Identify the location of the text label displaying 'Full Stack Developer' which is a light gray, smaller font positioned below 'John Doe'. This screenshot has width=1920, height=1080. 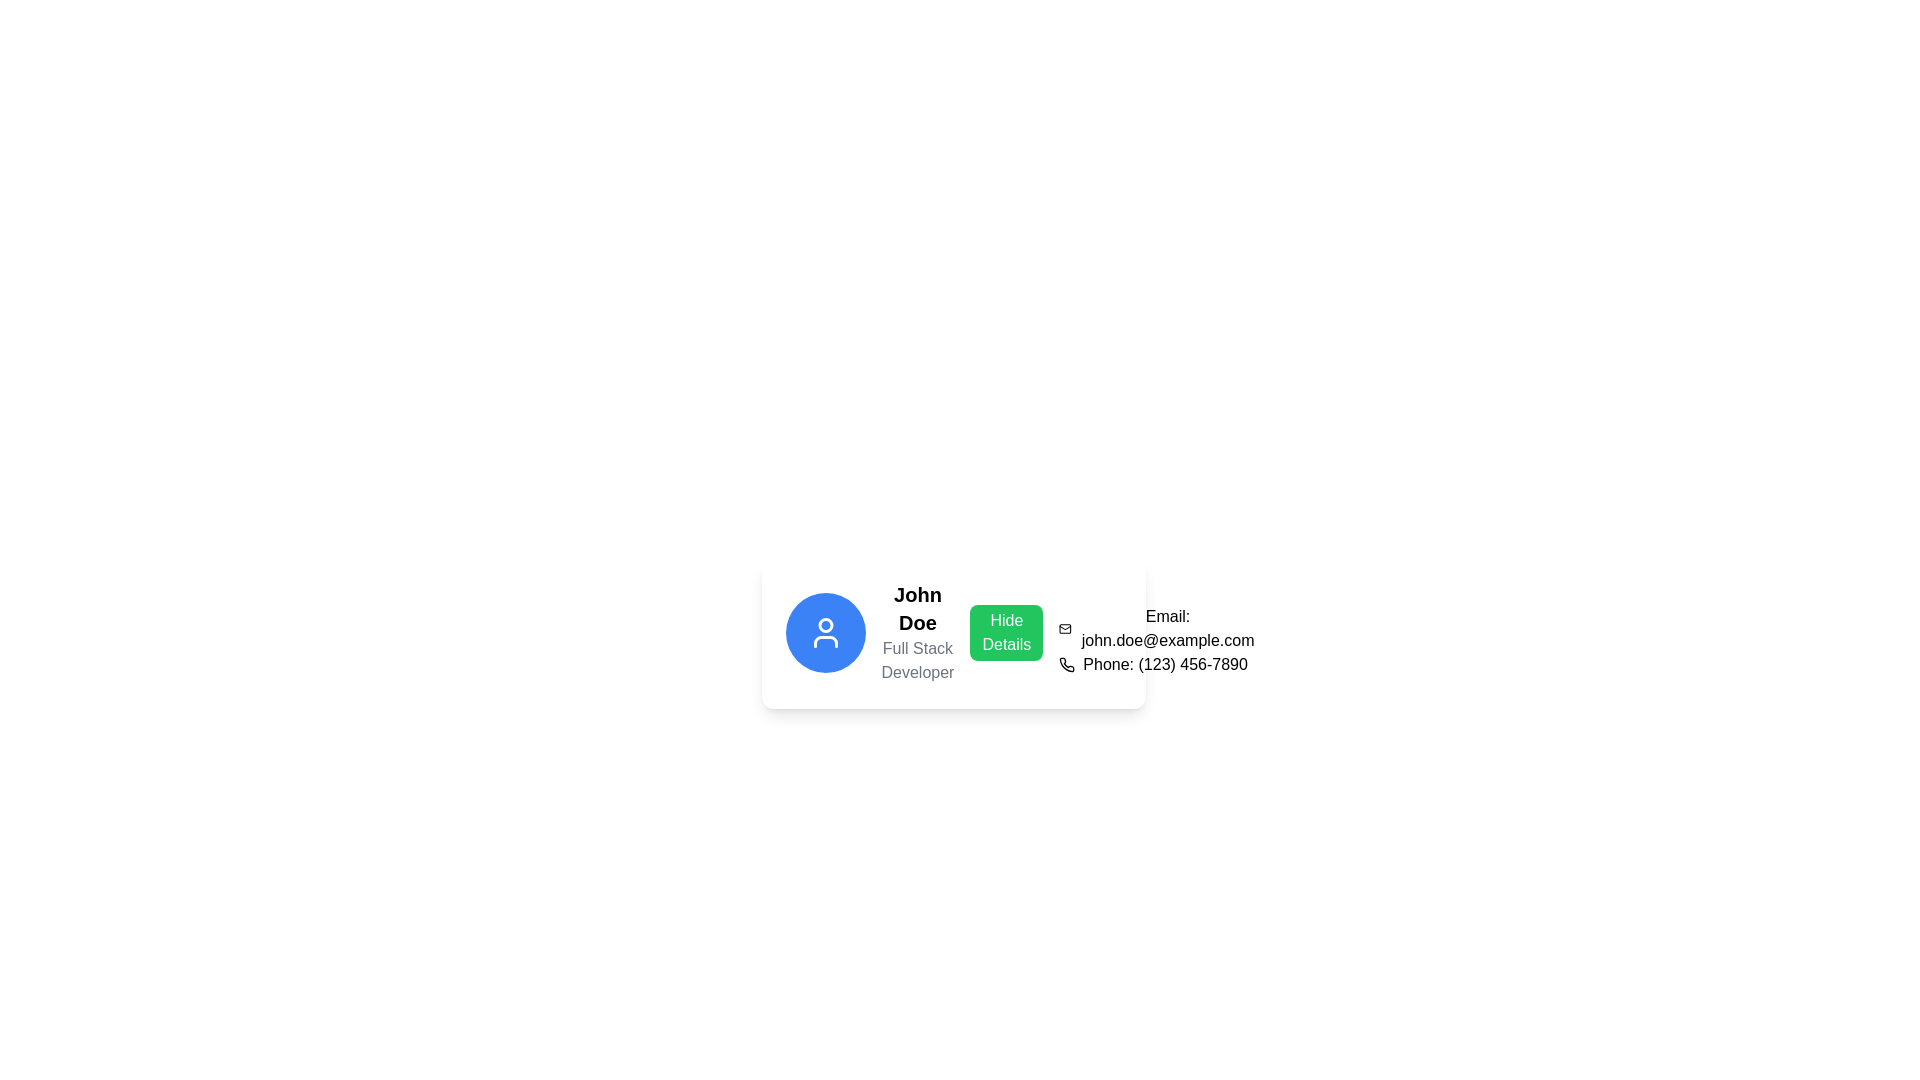
(916, 660).